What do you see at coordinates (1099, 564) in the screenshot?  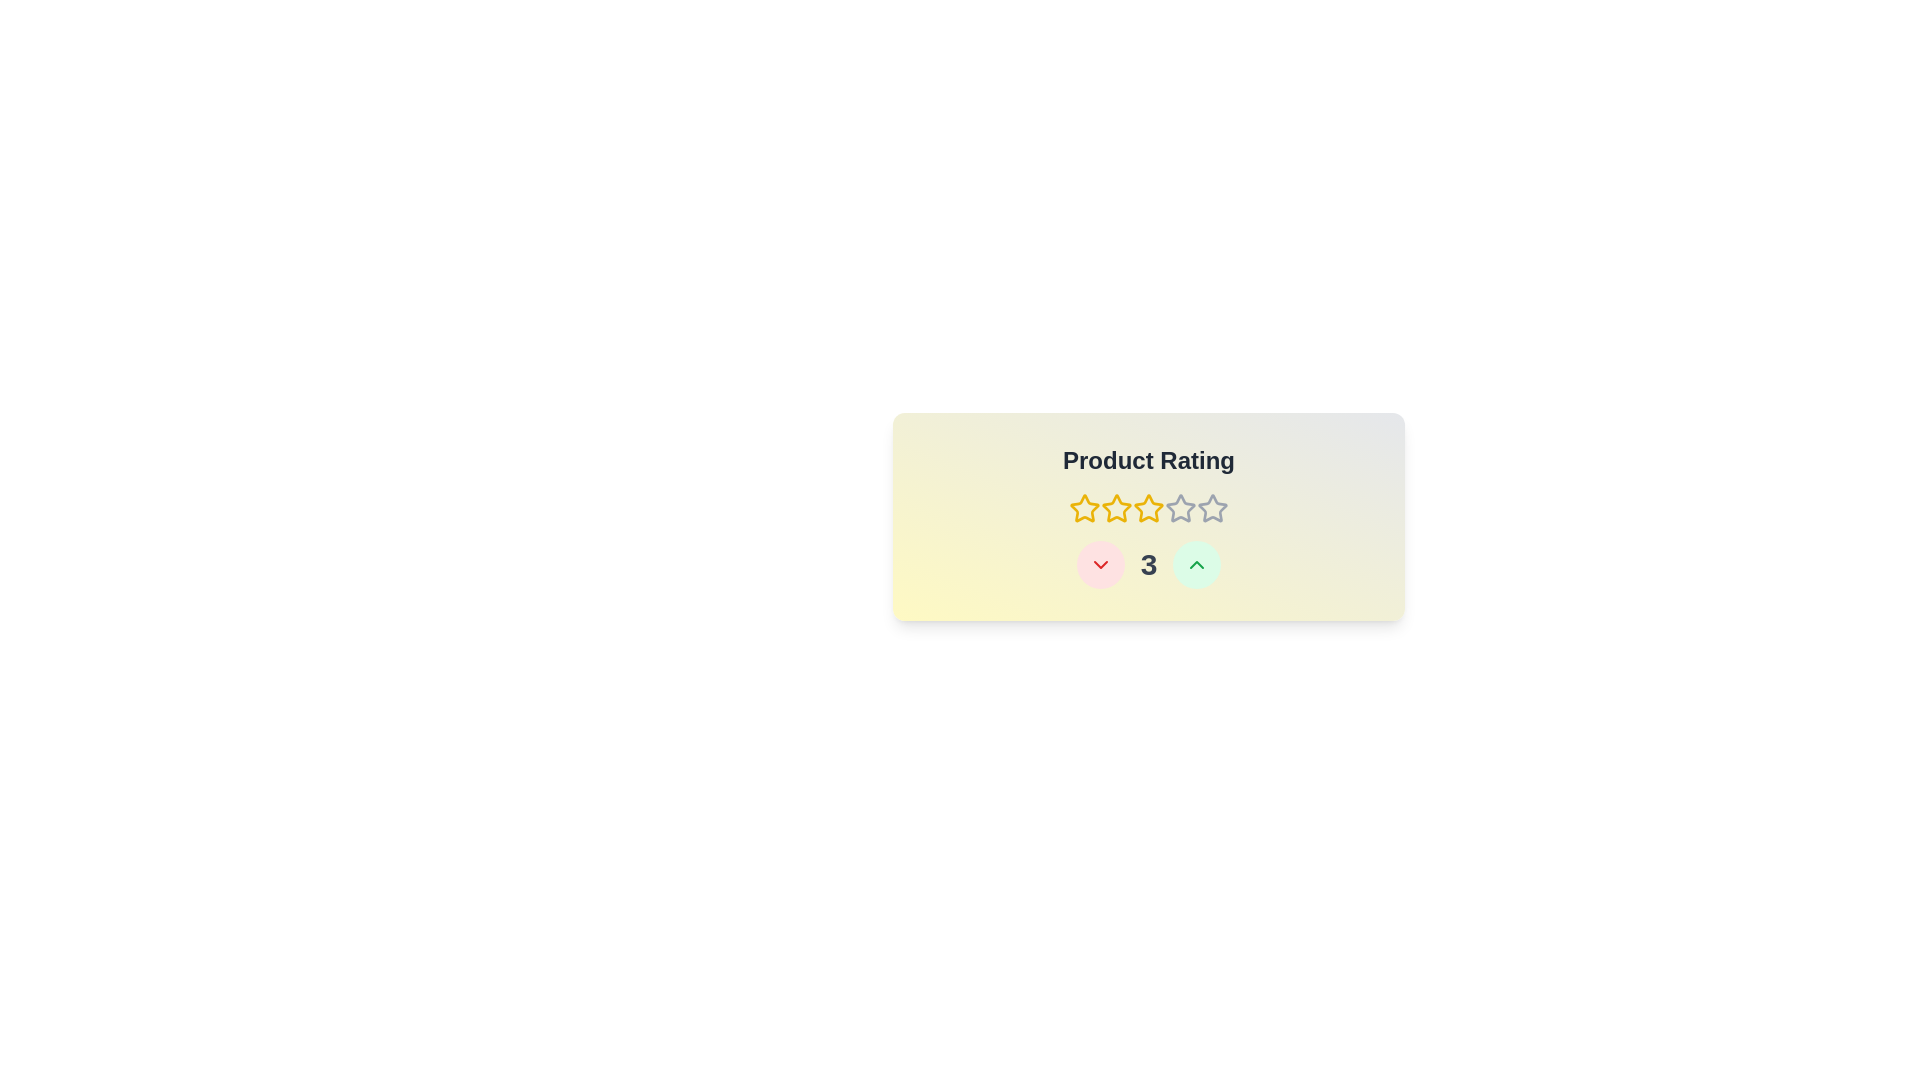 I see `the circular button with a light red background and a downward red chevron, located to the left of the numeric label '3' and below the product rating stars, to decrement the value` at bounding box center [1099, 564].